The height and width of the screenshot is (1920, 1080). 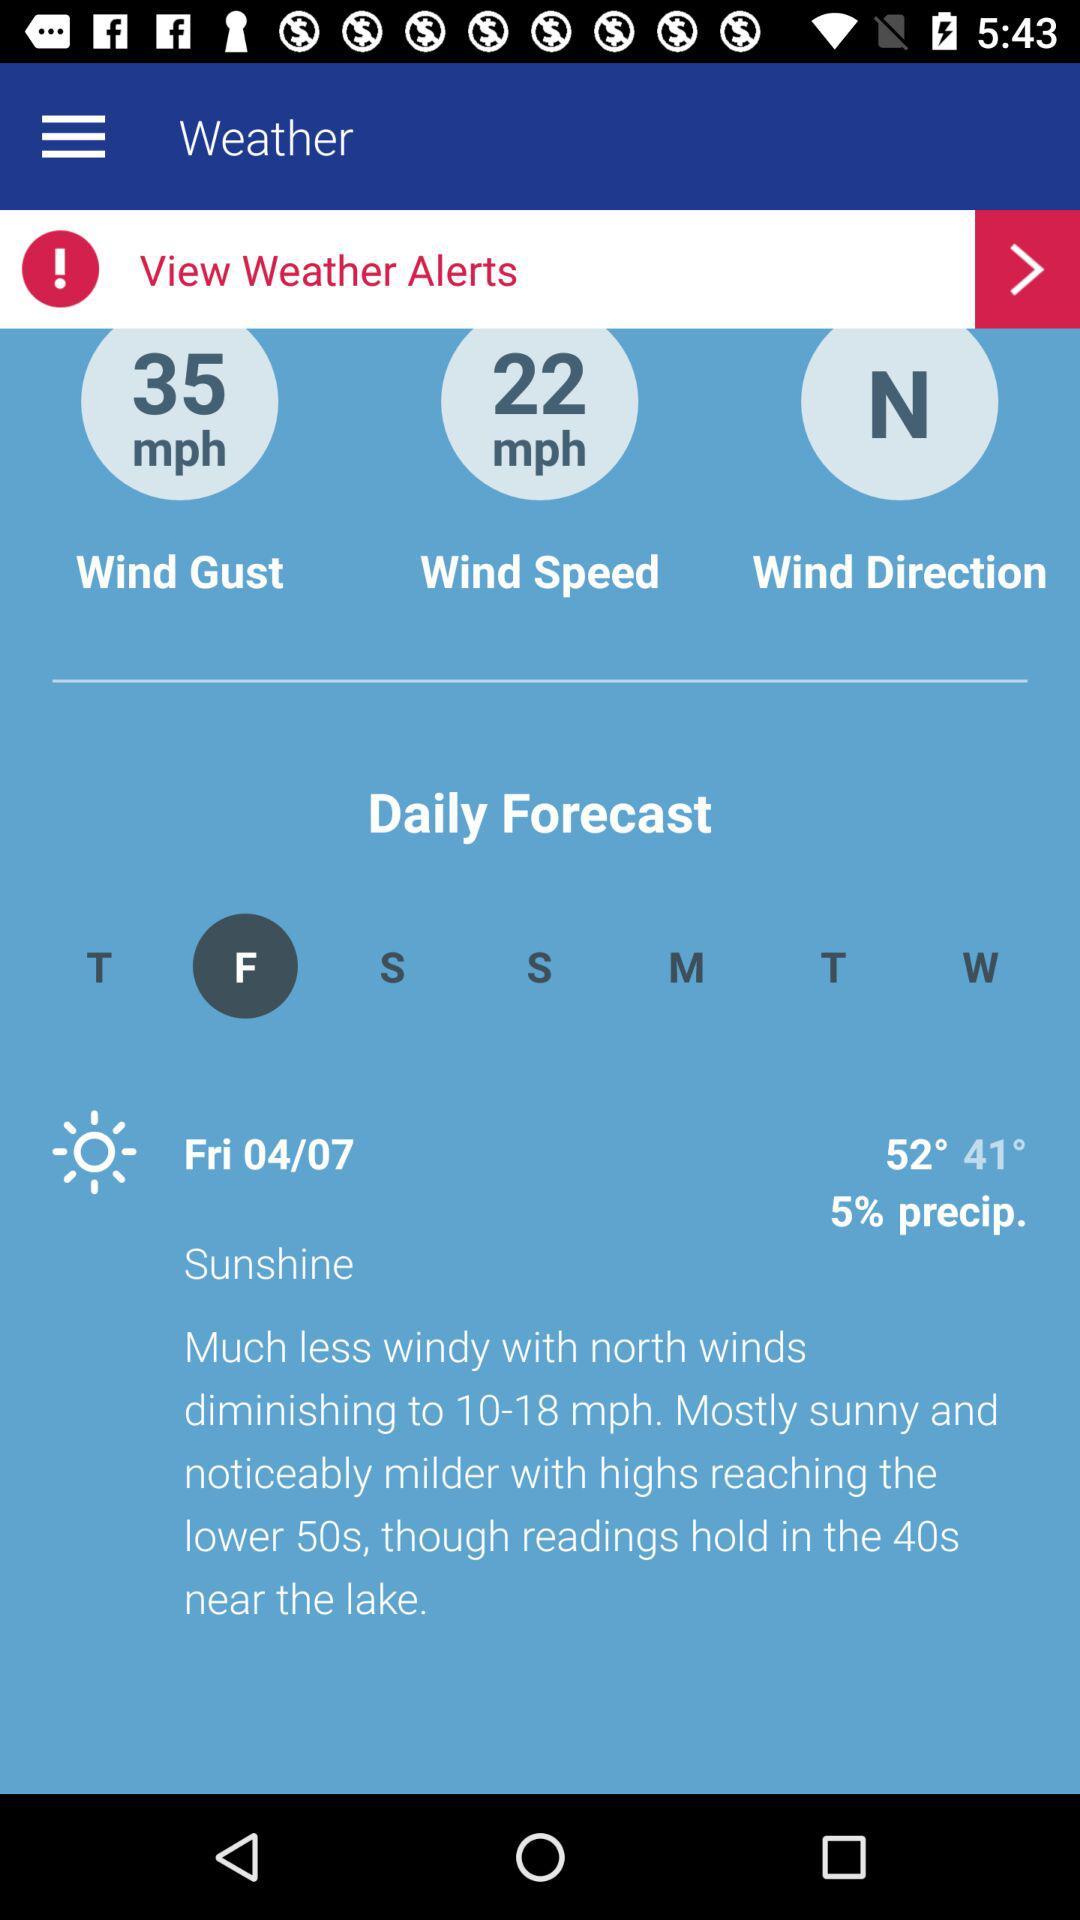 I want to click on the item to the right of t app, so click(x=244, y=965).